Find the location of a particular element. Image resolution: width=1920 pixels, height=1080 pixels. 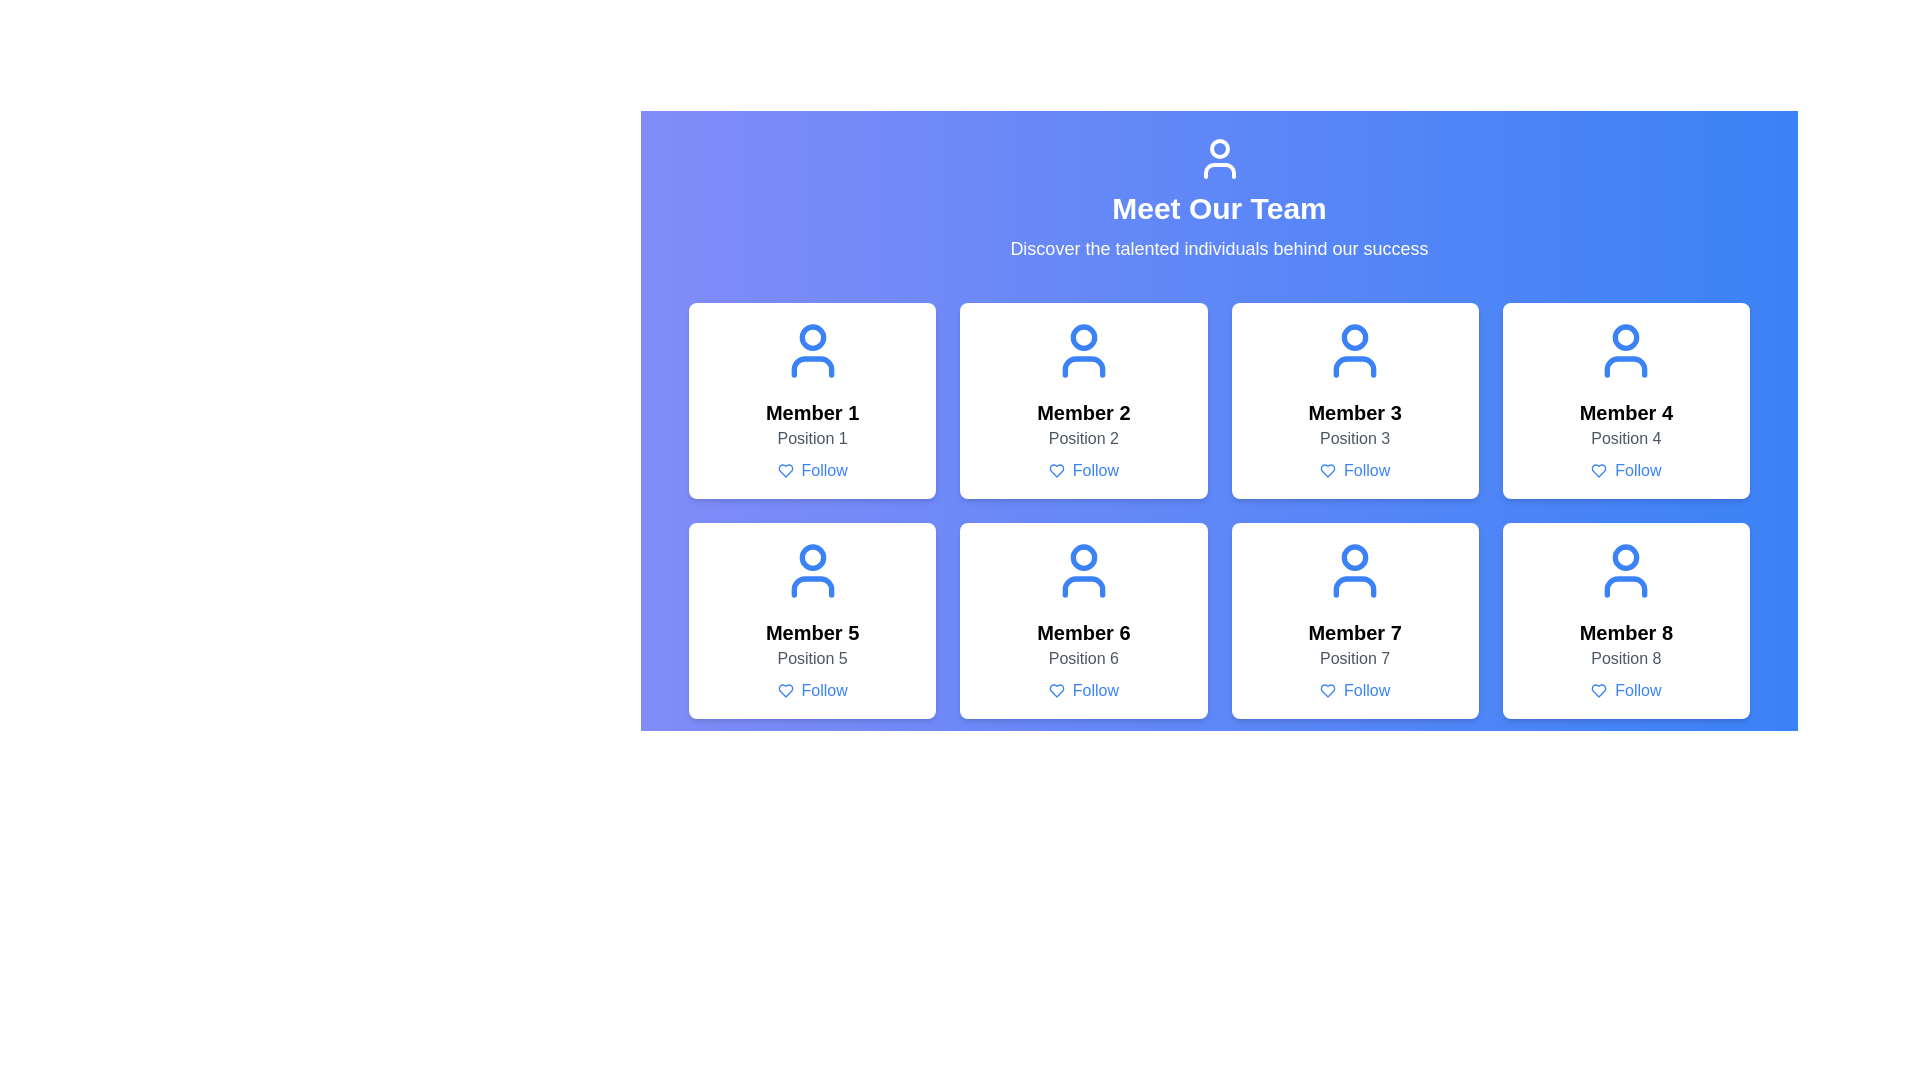

the heart icon located in the 'Follow' button associated with 'Member 7' is located at coordinates (1328, 689).